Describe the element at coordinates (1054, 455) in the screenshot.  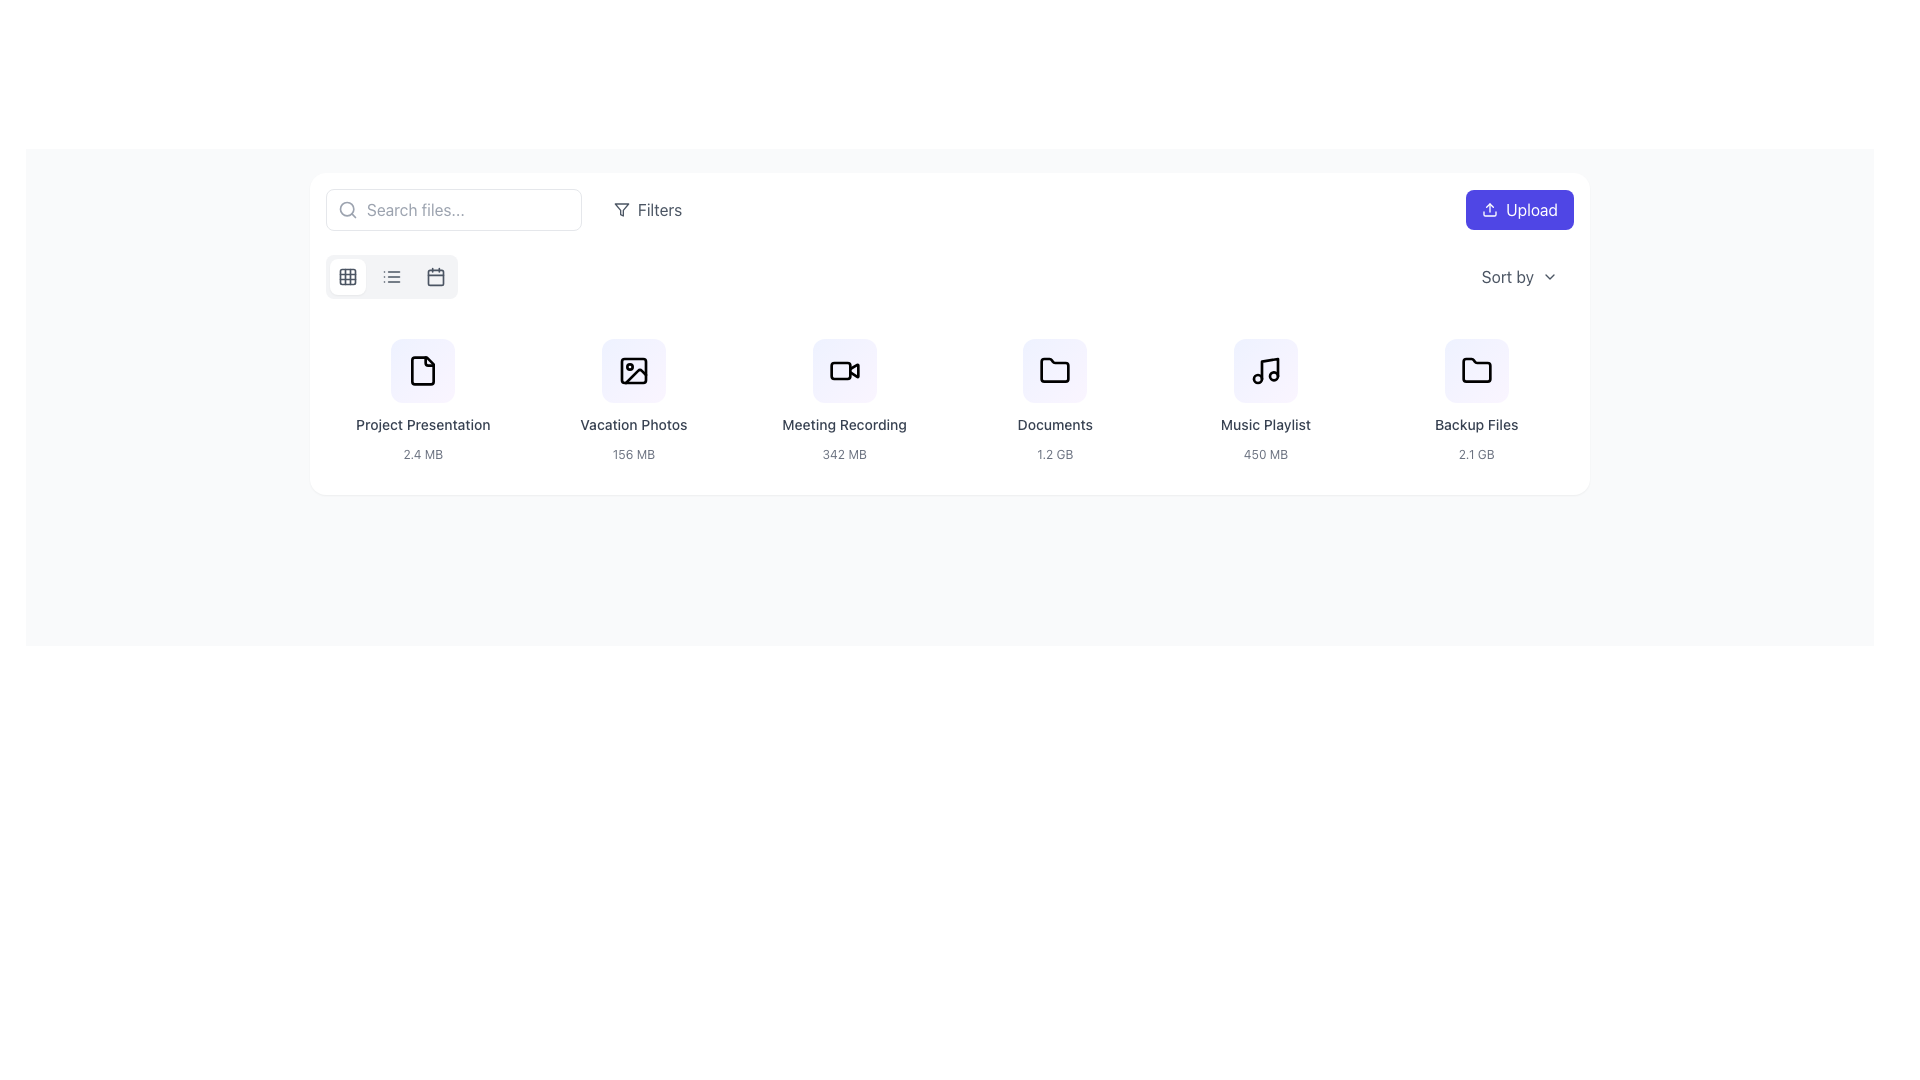
I see `the text label displaying '1.2 GB', which is located underneath the 'Documents' label and aligned with other size descriptions` at that location.